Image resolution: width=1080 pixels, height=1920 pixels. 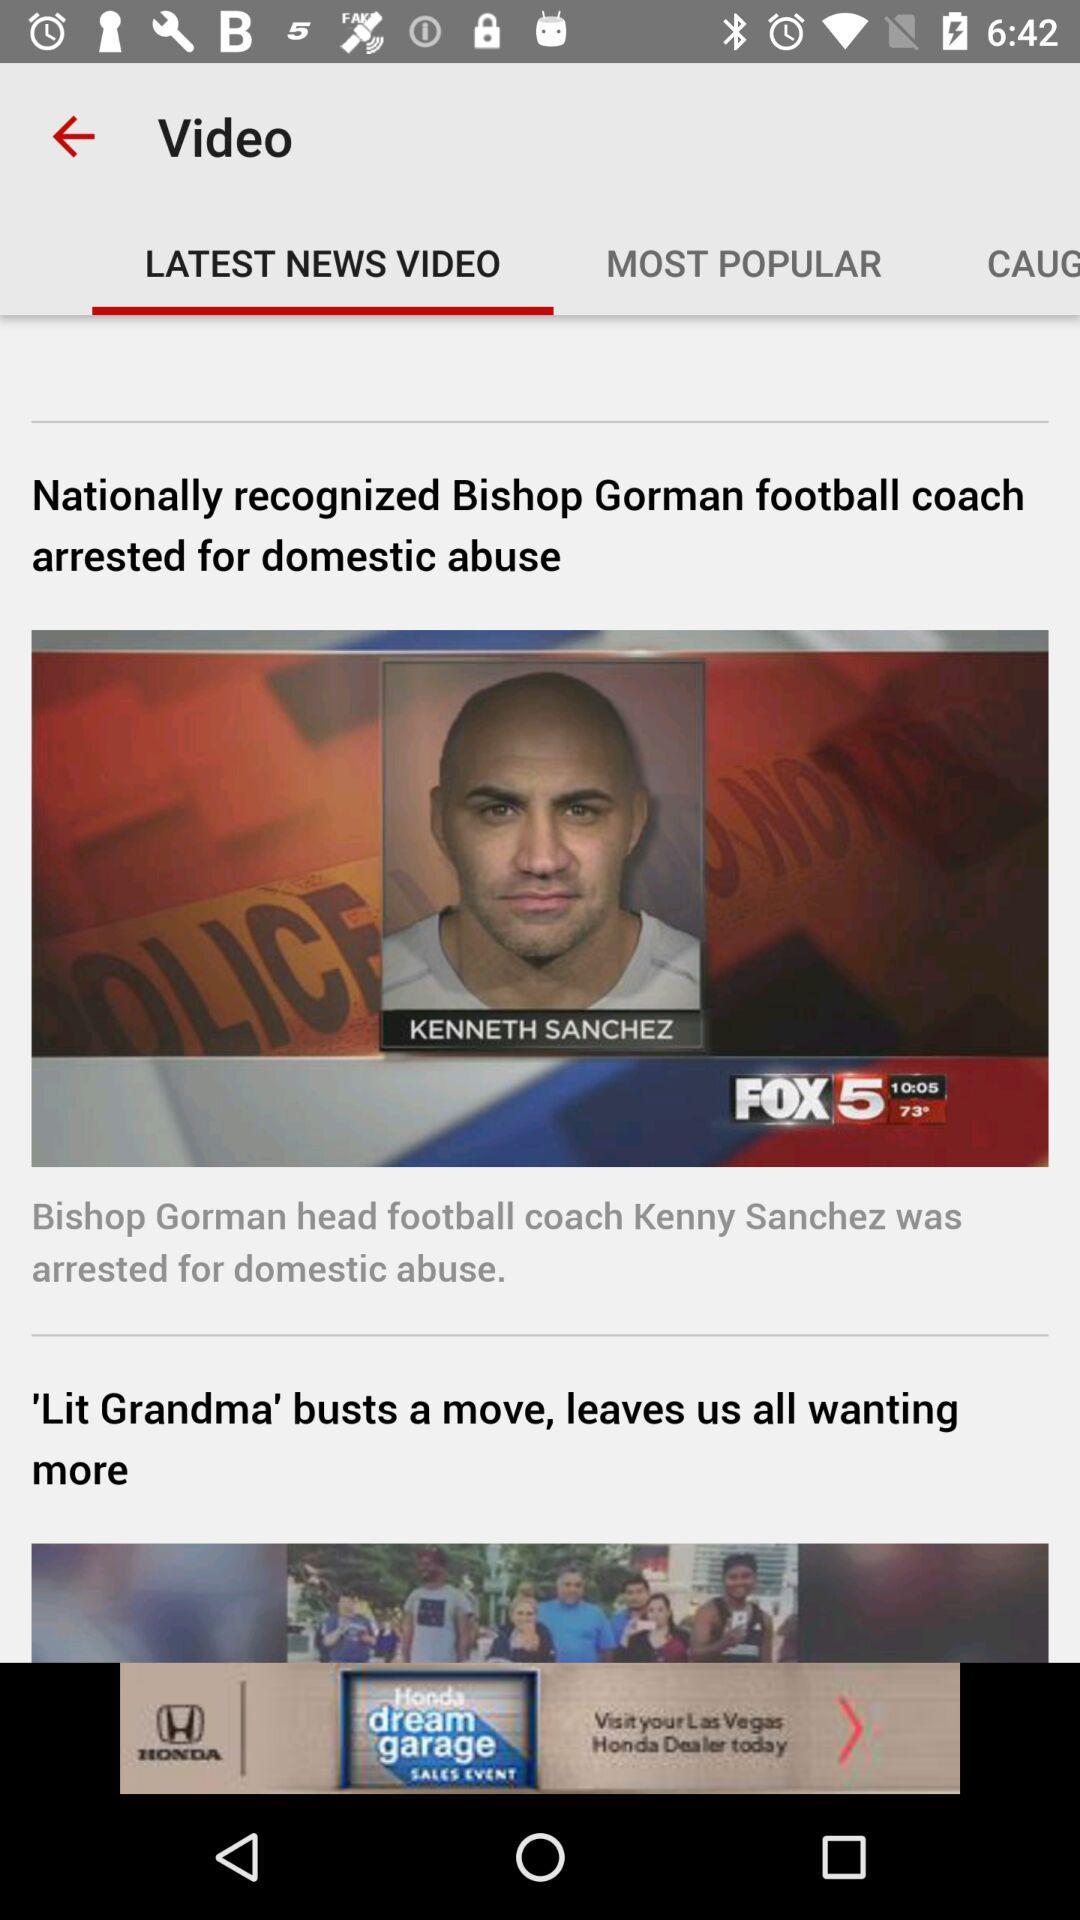 What do you see at coordinates (540, 1727) in the screenshot?
I see `click the advertisement` at bounding box center [540, 1727].